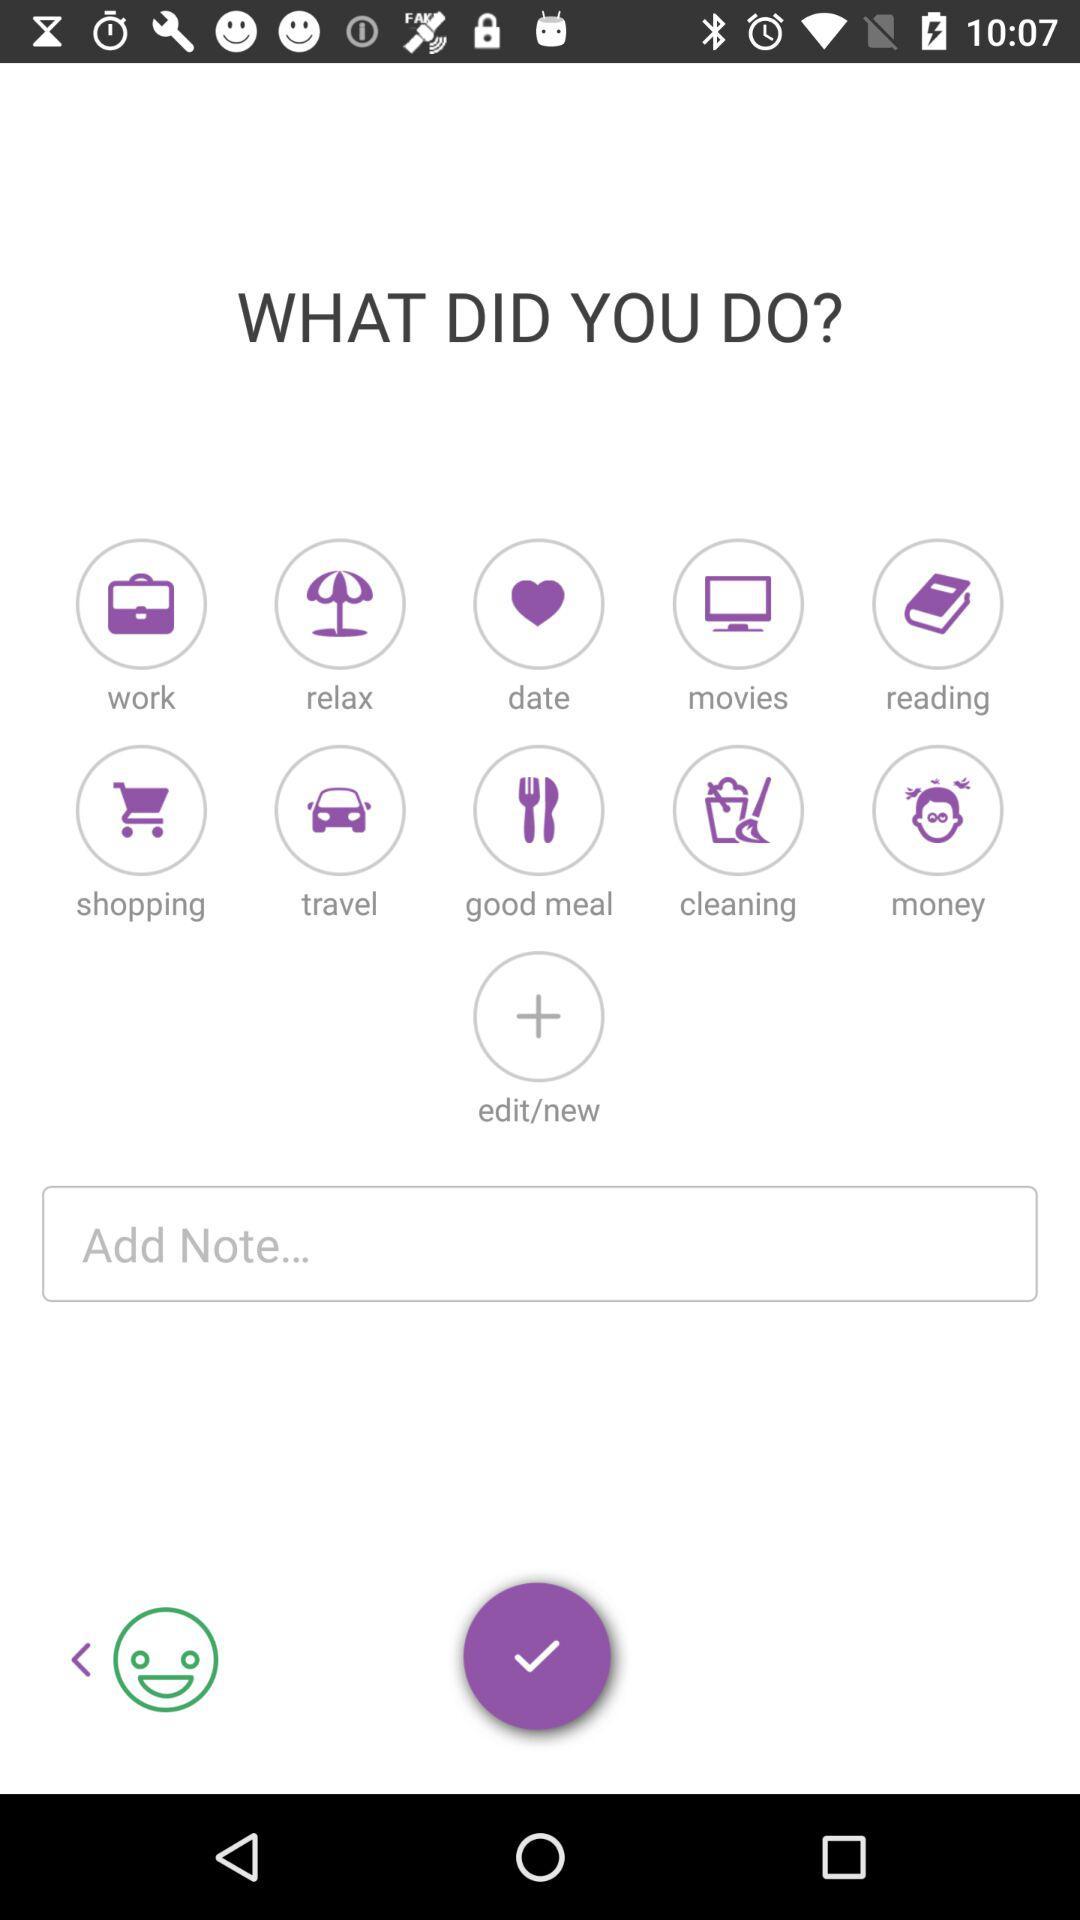 The height and width of the screenshot is (1920, 1080). I want to click on relax button, so click(339, 603).